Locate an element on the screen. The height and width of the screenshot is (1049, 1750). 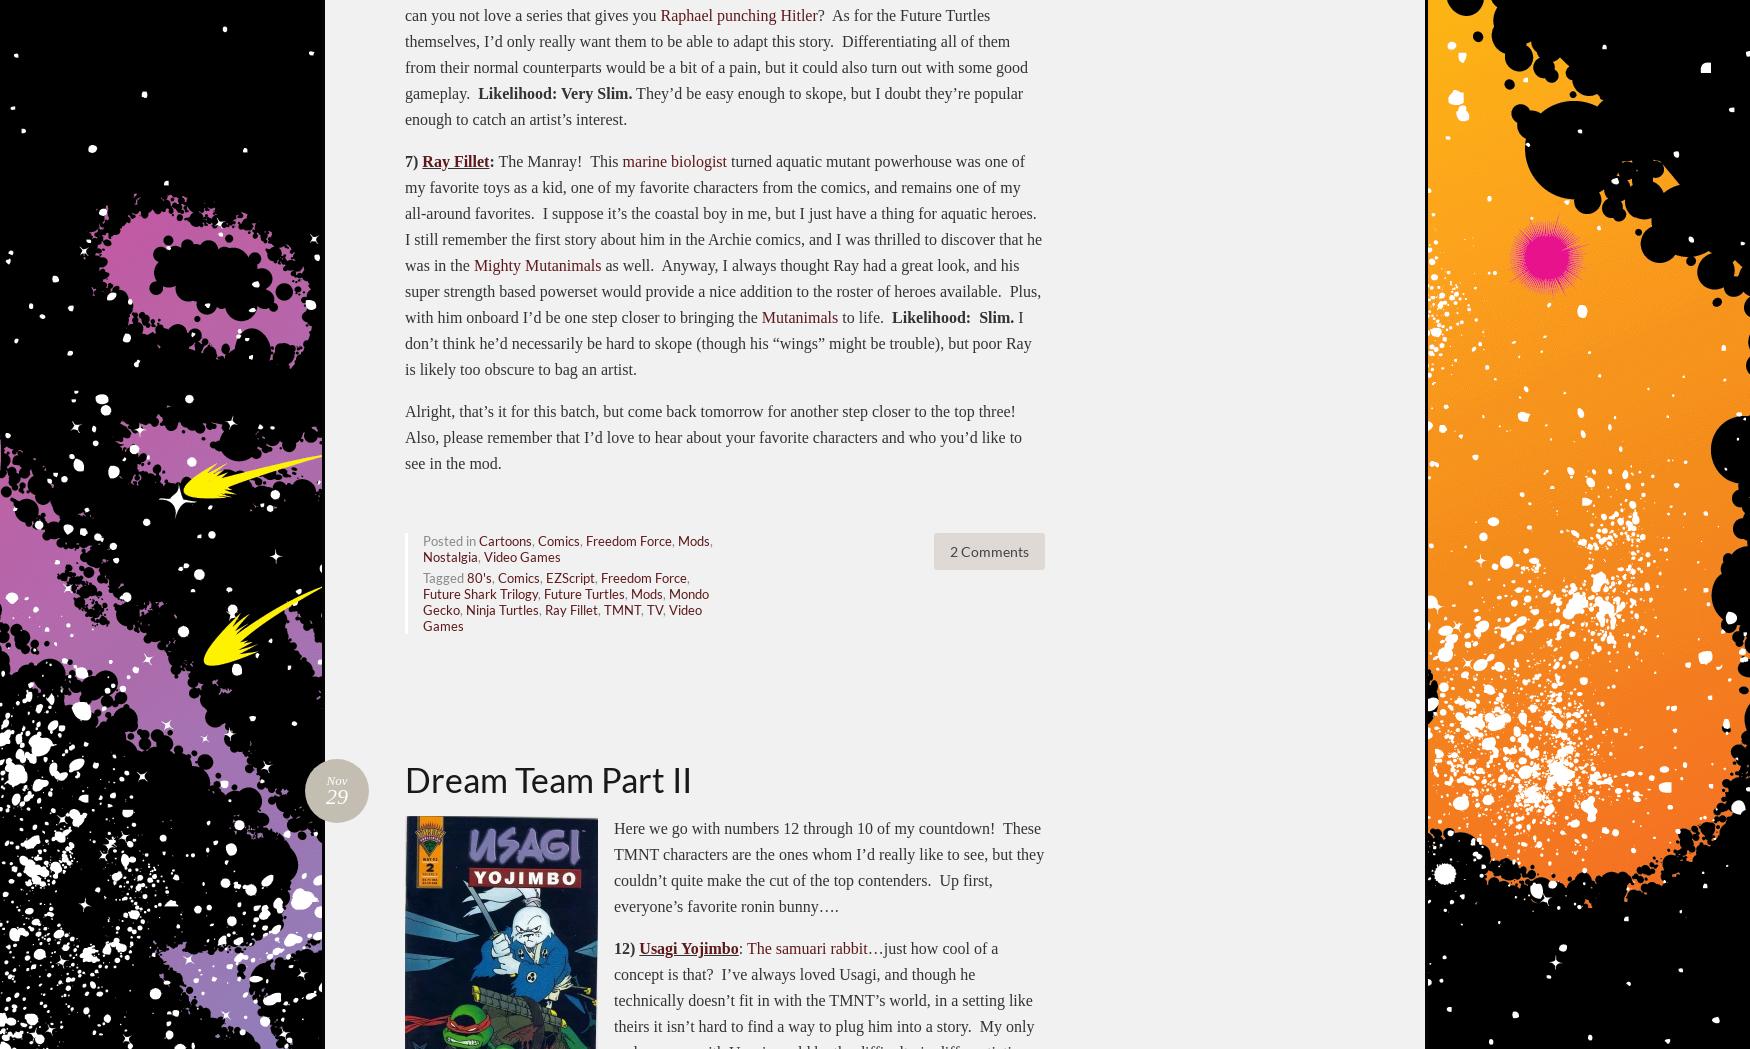
'Mighty Mutanimals' is located at coordinates (536, 263).